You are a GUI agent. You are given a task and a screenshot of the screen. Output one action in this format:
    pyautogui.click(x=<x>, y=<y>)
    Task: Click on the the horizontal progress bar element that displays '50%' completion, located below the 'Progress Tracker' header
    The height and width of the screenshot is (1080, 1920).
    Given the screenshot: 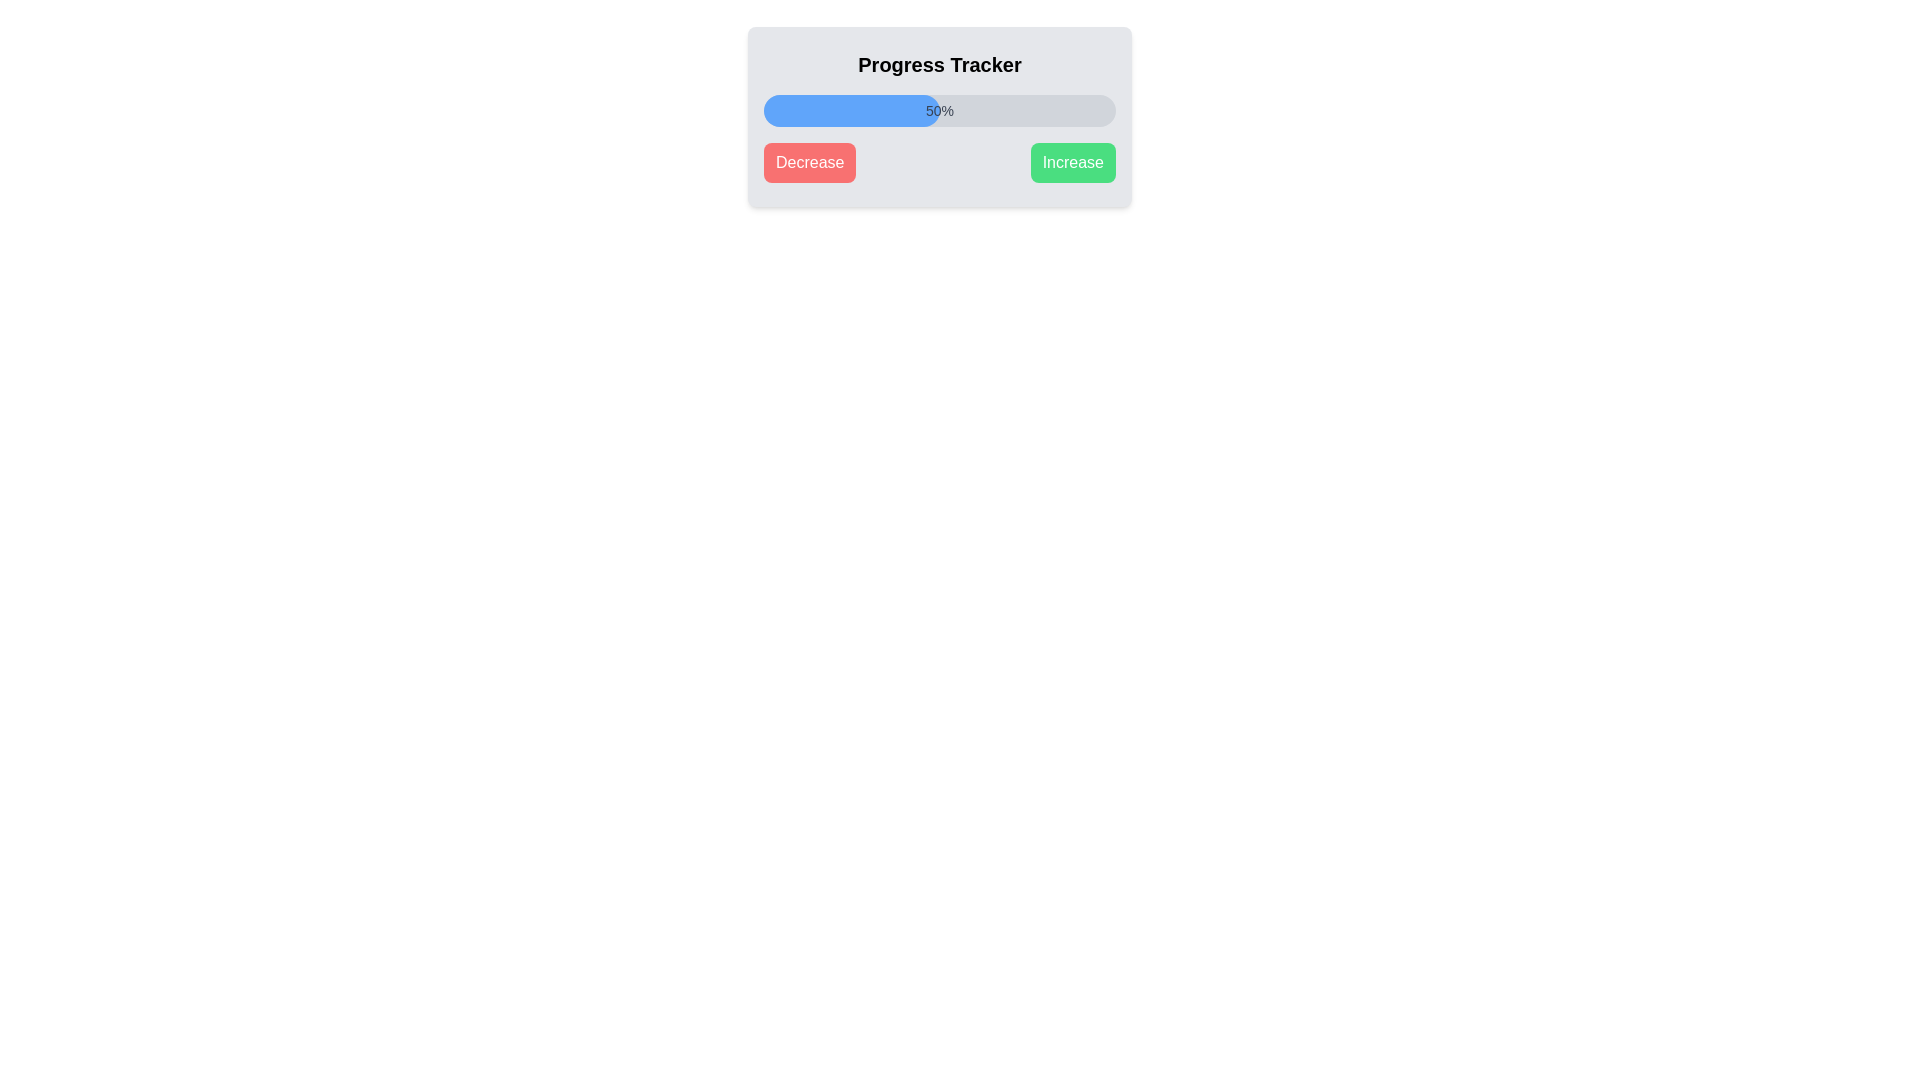 What is the action you would take?
    pyautogui.click(x=939, y=111)
    